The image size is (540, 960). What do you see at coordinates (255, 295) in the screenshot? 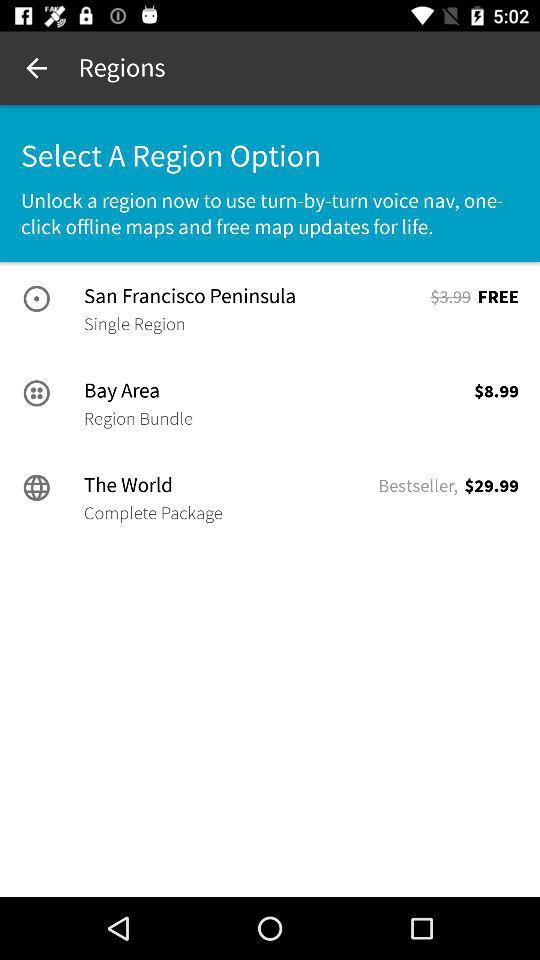
I see `san francisco peninsula icon` at bounding box center [255, 295].